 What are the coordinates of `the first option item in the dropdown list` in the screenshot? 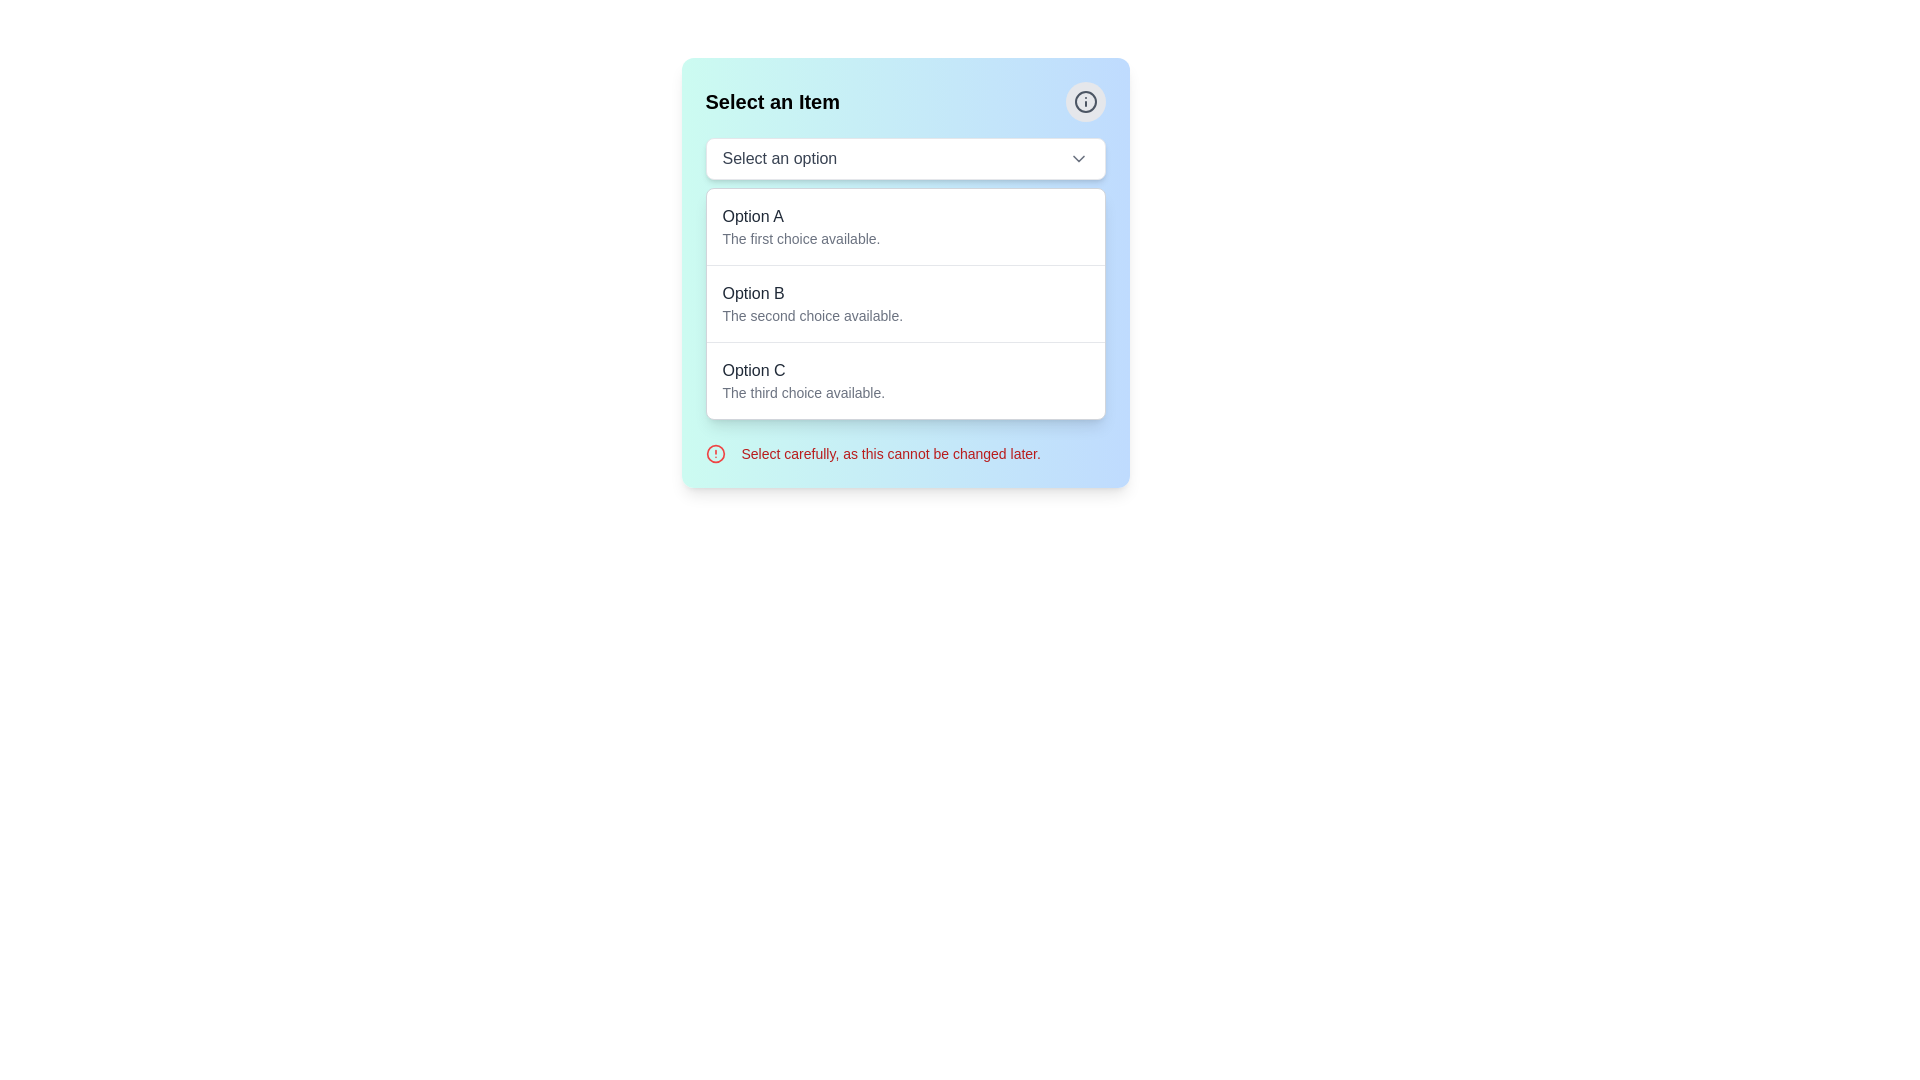 It's located at (904, 226).